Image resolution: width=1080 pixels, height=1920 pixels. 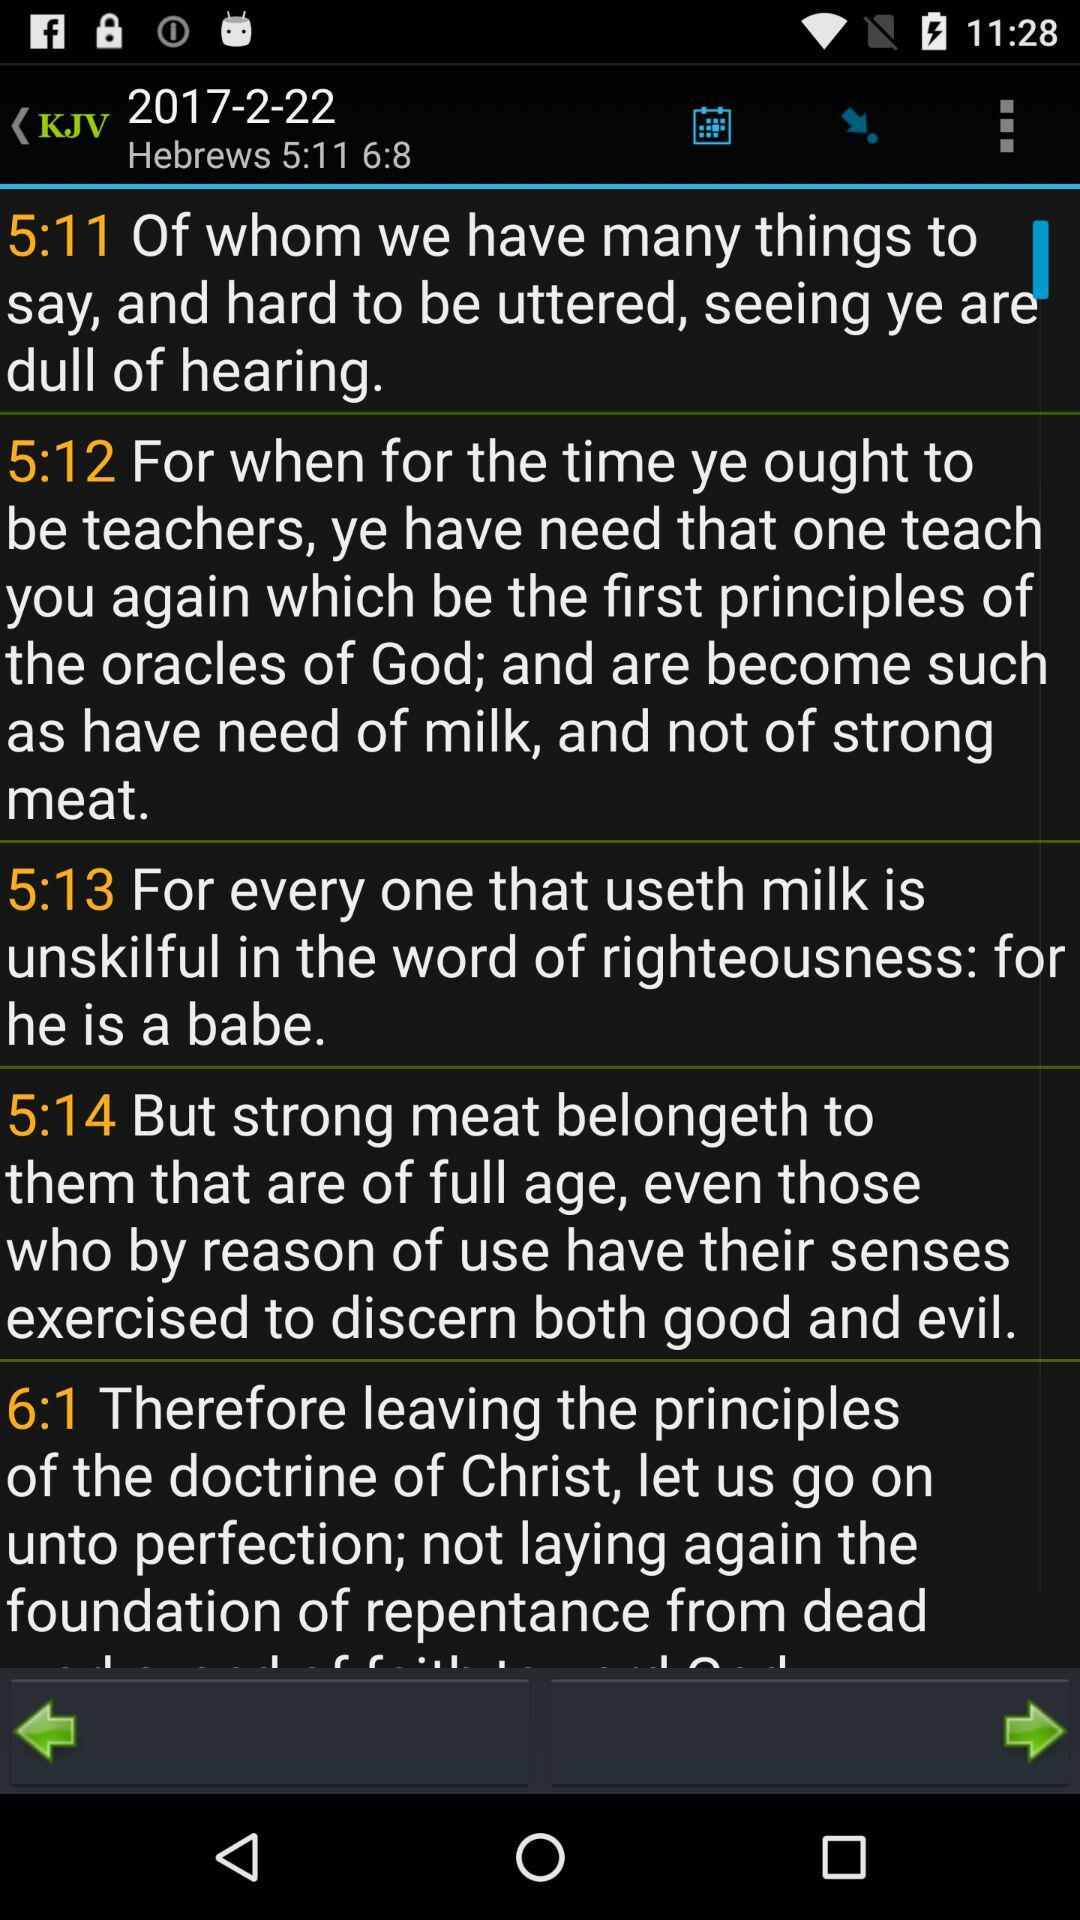 I want to click on go back, so click(x=270, y=1730).